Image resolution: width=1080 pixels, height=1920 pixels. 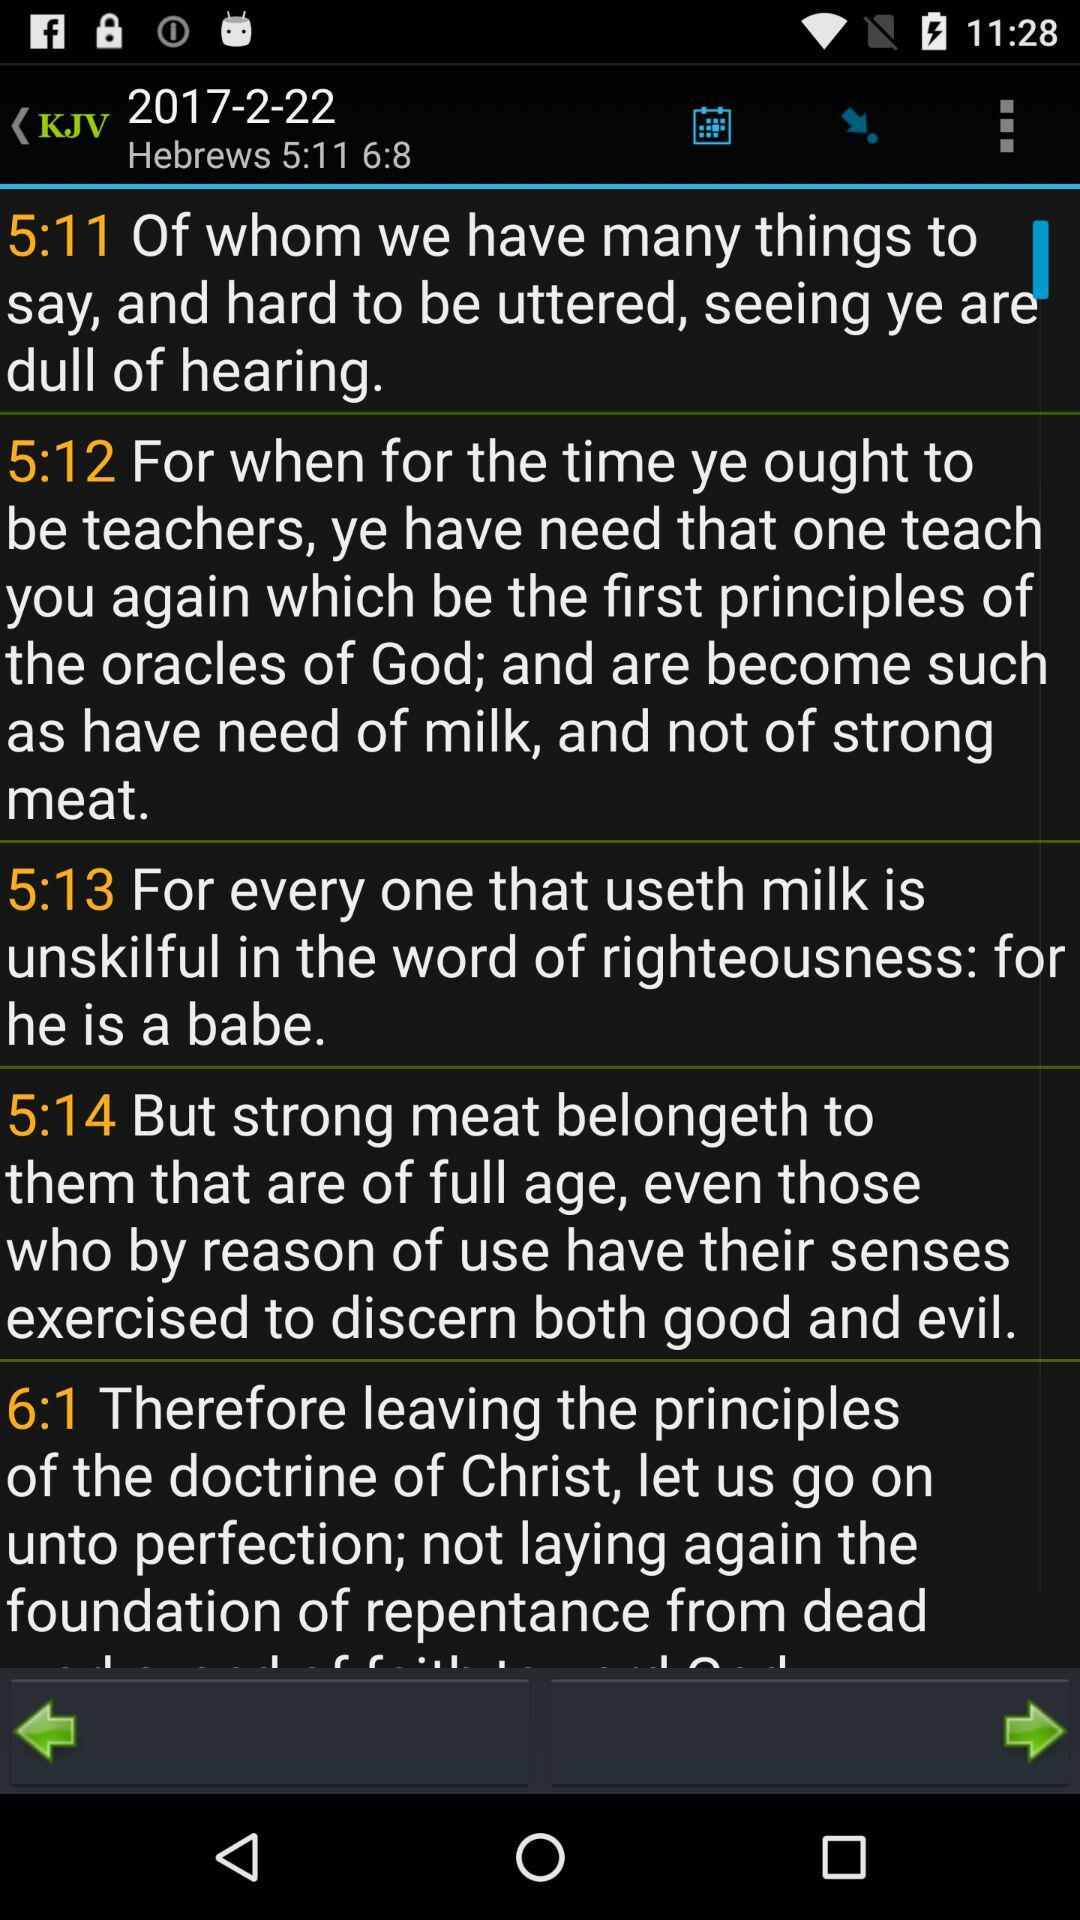 I want to click on go back, so click(x=270, y=1730).